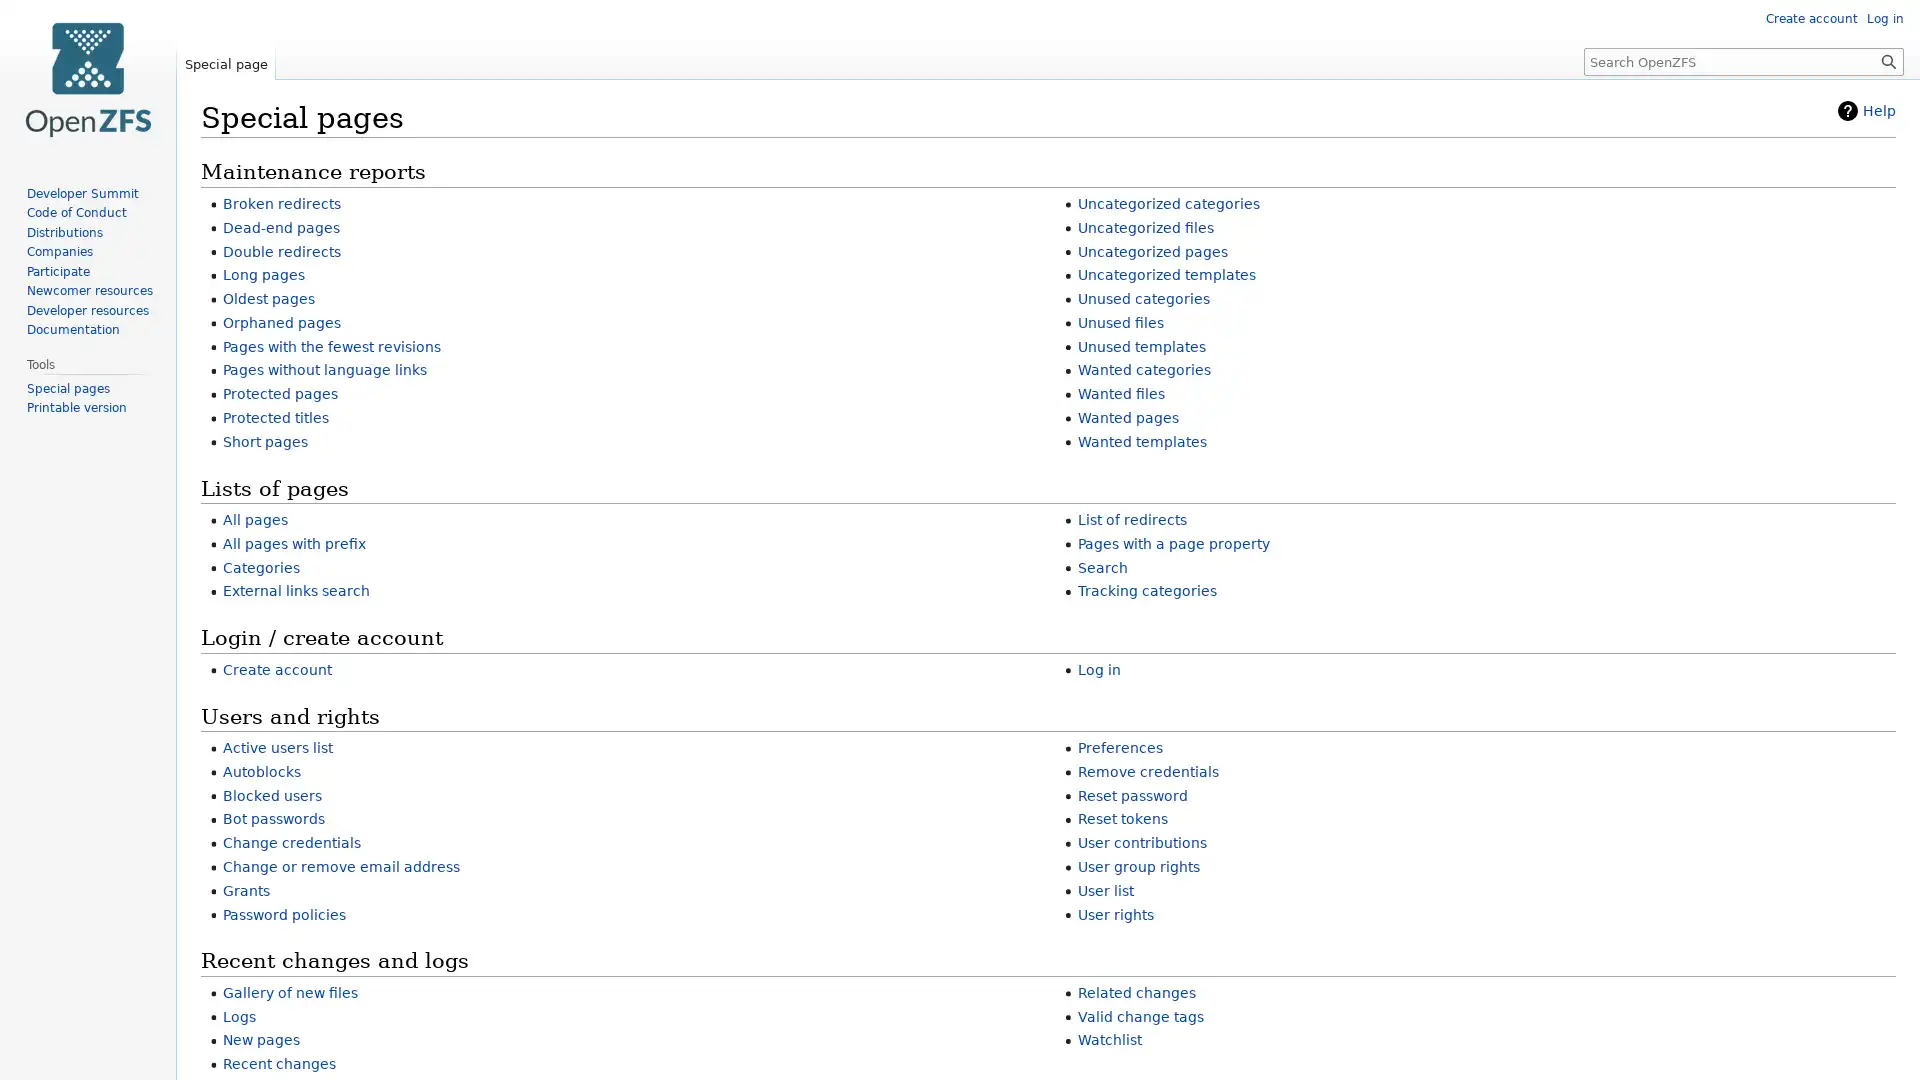 The width and height of the screenshot is (1920, 1080). What do you see at coordinates (1888, 60) in the screenshot?
I see `Go` at bounding box center [1888, 60].